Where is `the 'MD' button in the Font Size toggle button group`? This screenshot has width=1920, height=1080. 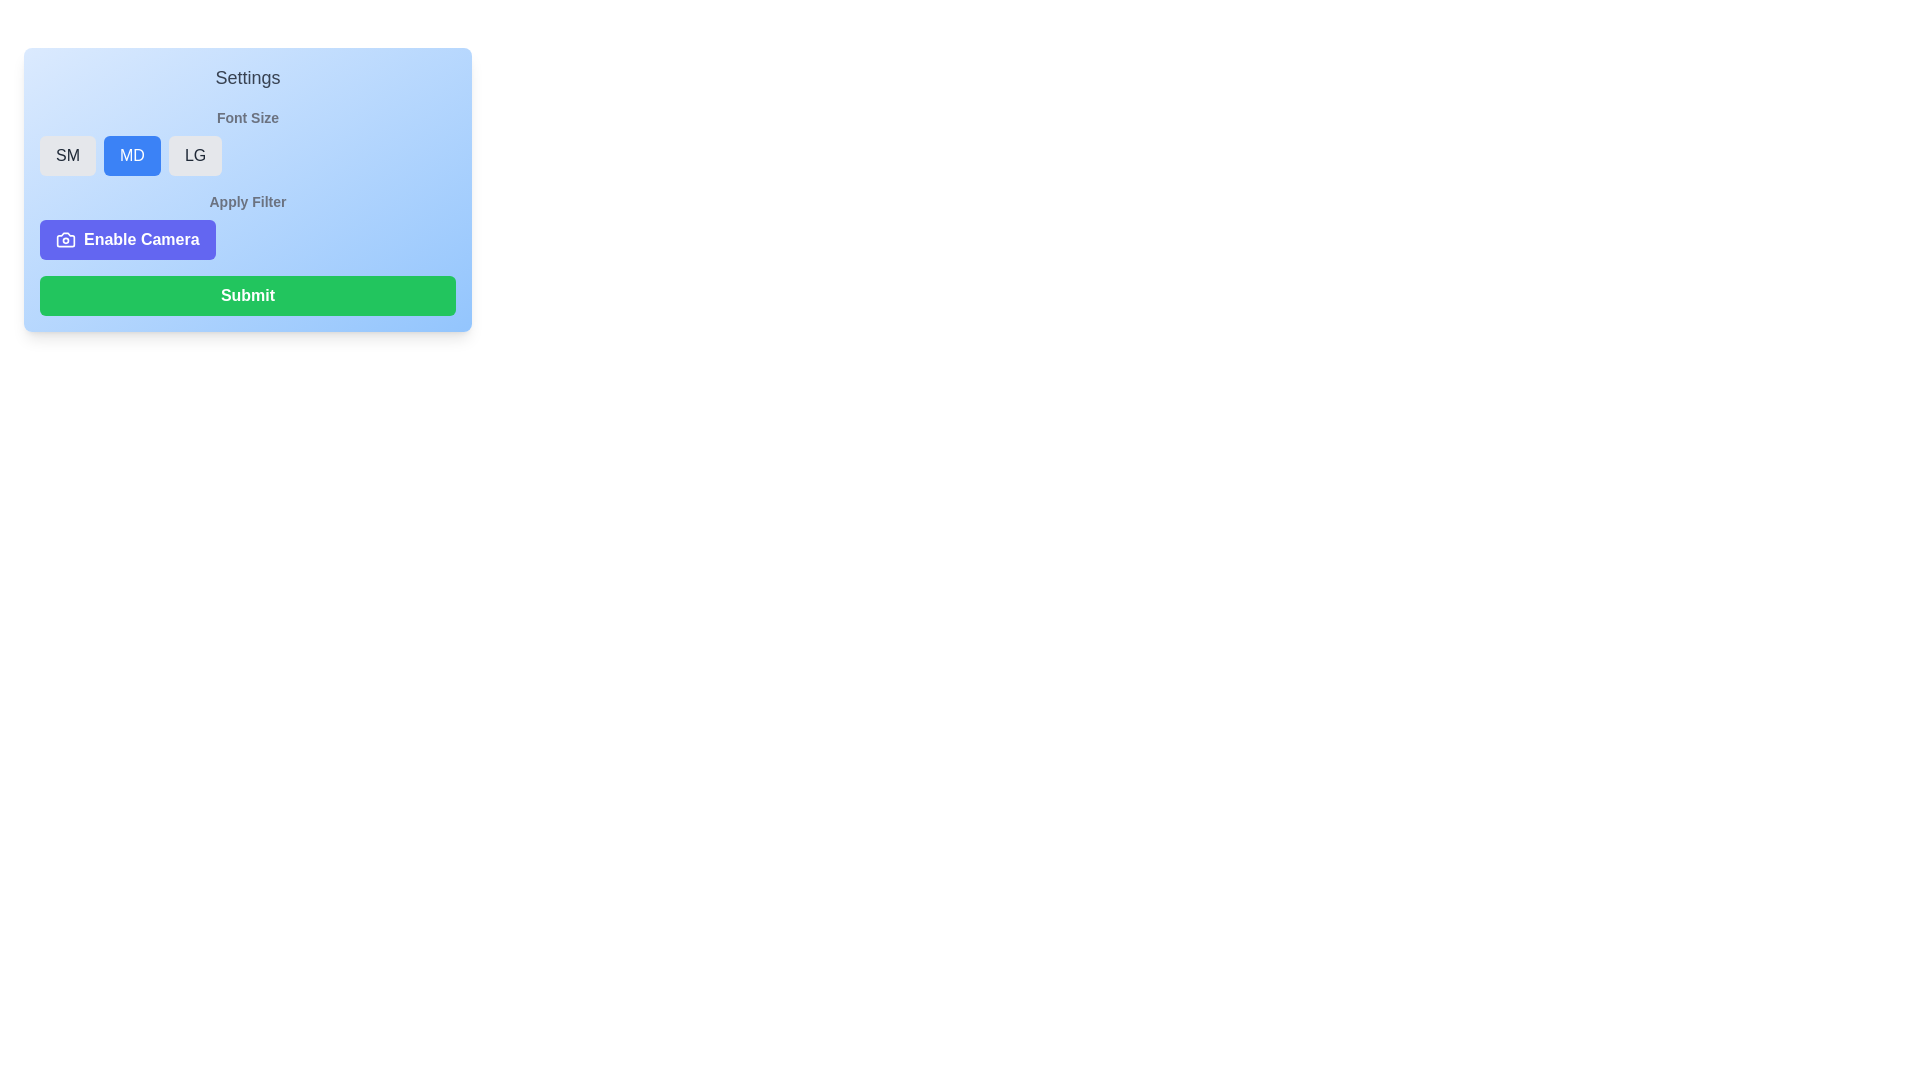 the 'MD' button in the Font Size toggle button group is located at coordinates (247, 154).